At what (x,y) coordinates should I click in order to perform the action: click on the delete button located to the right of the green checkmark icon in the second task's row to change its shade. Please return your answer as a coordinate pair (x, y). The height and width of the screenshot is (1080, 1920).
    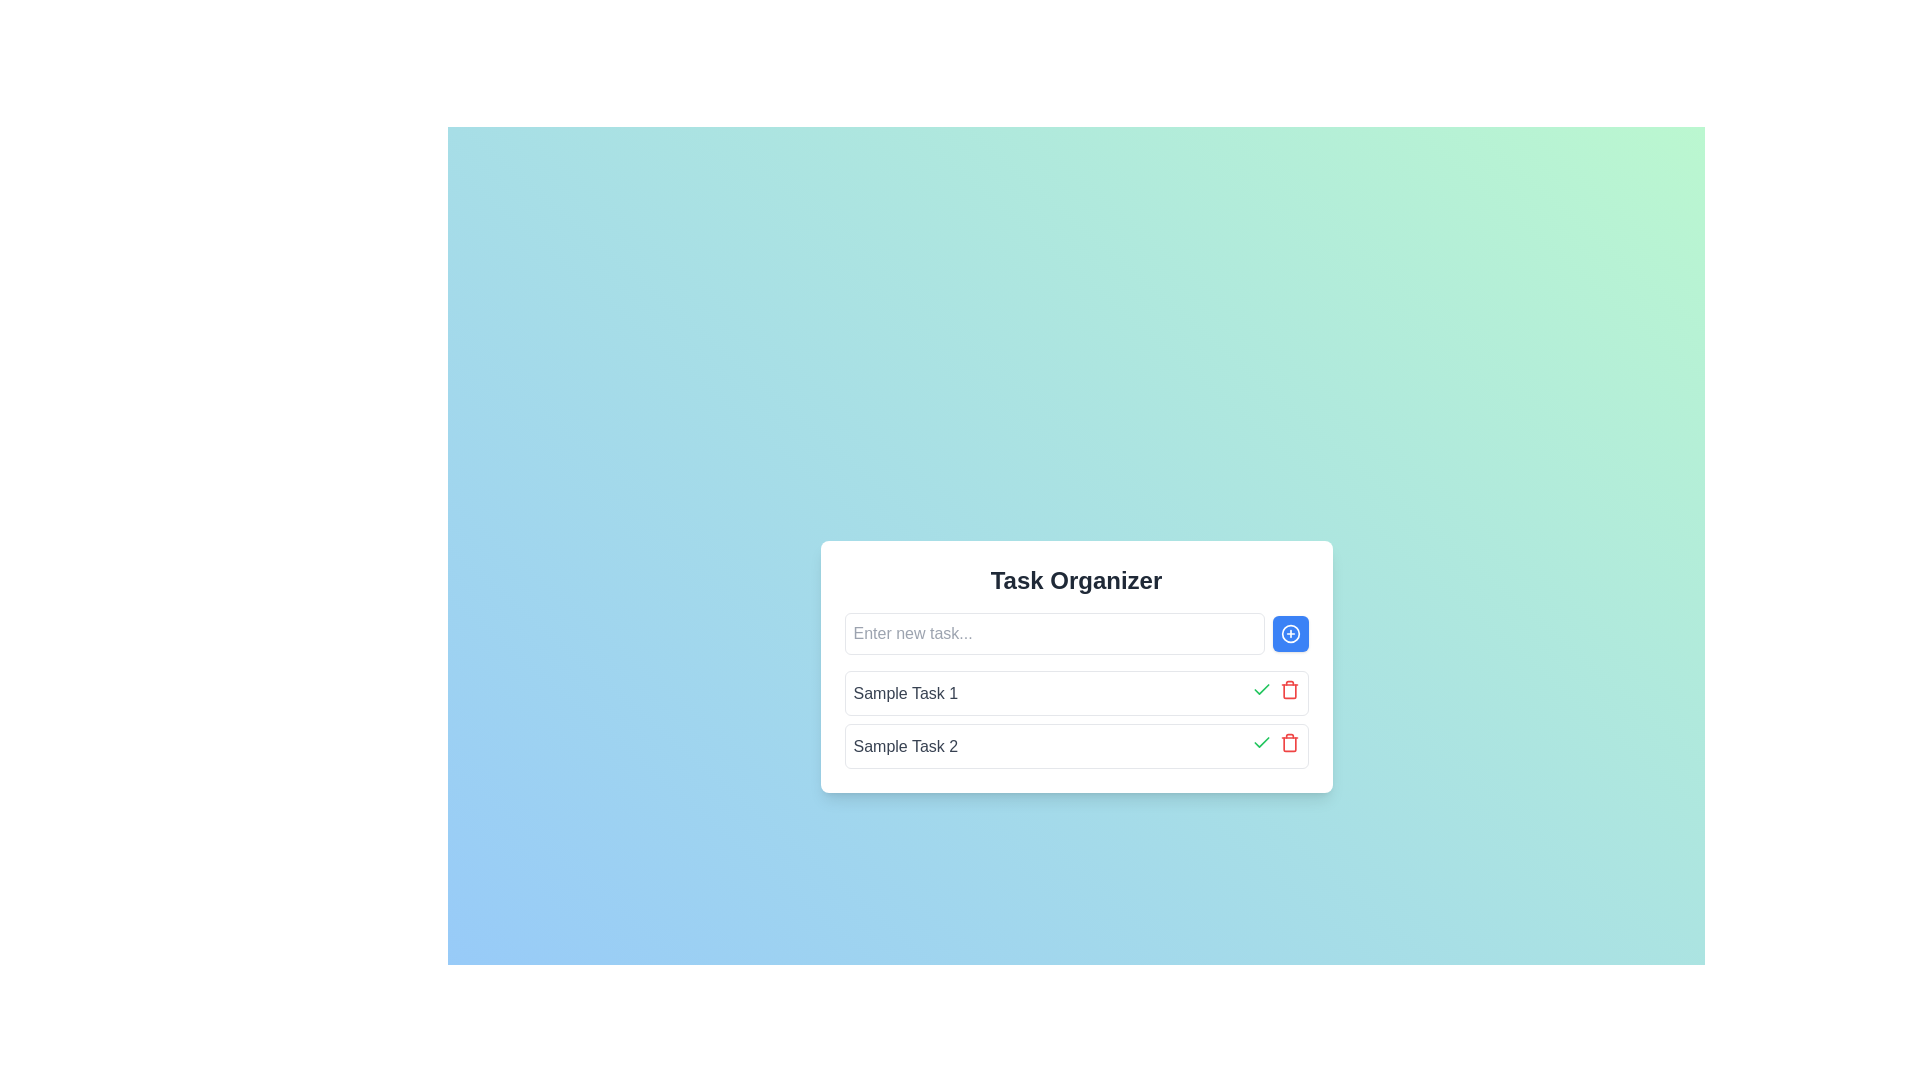
    Looking at the image, I should click on (1289, 743).